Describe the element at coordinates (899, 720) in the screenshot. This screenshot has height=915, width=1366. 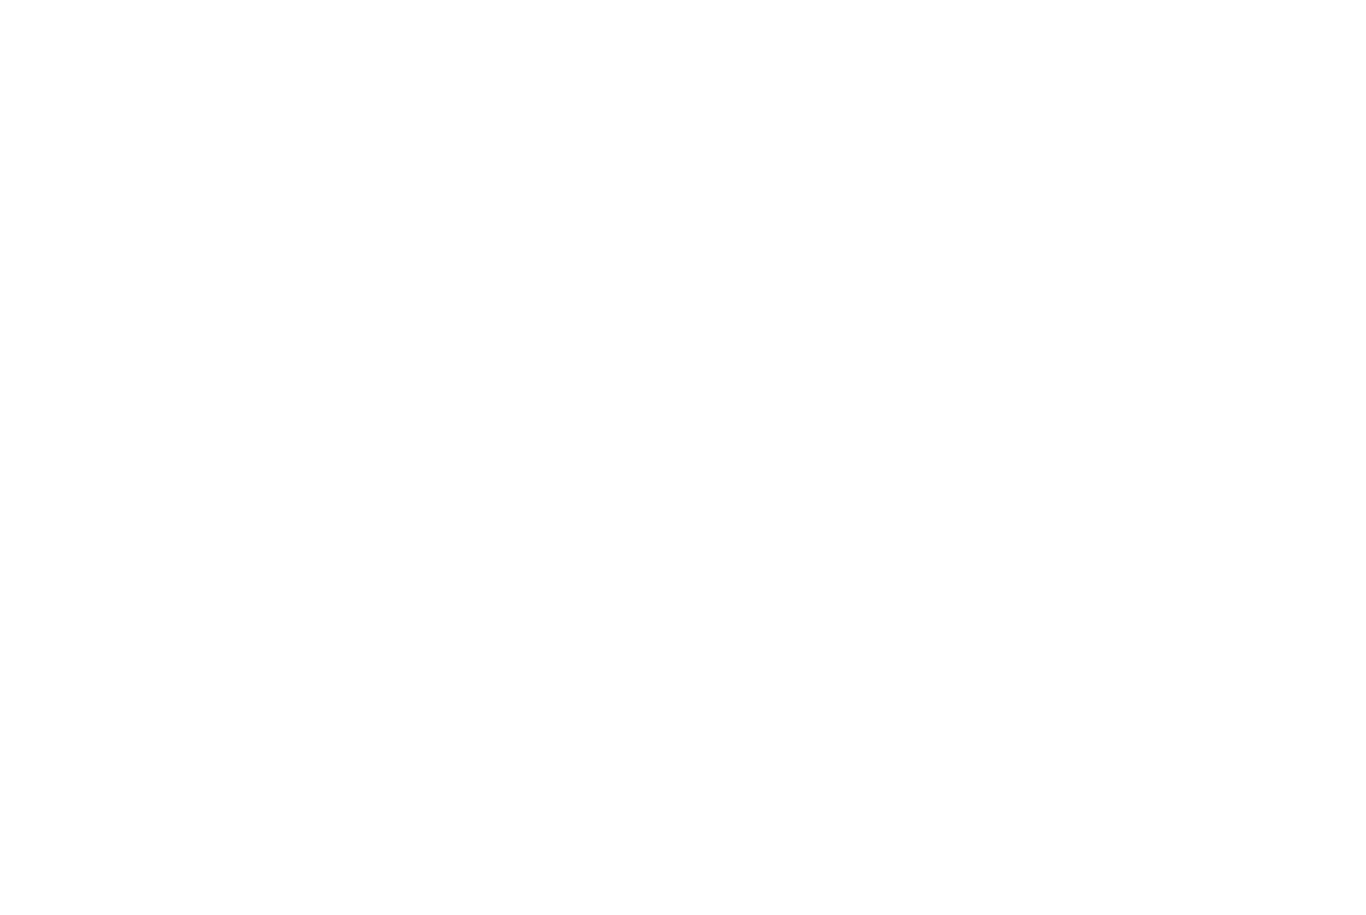
I see `'Modern Slavery Statement'` at that location.